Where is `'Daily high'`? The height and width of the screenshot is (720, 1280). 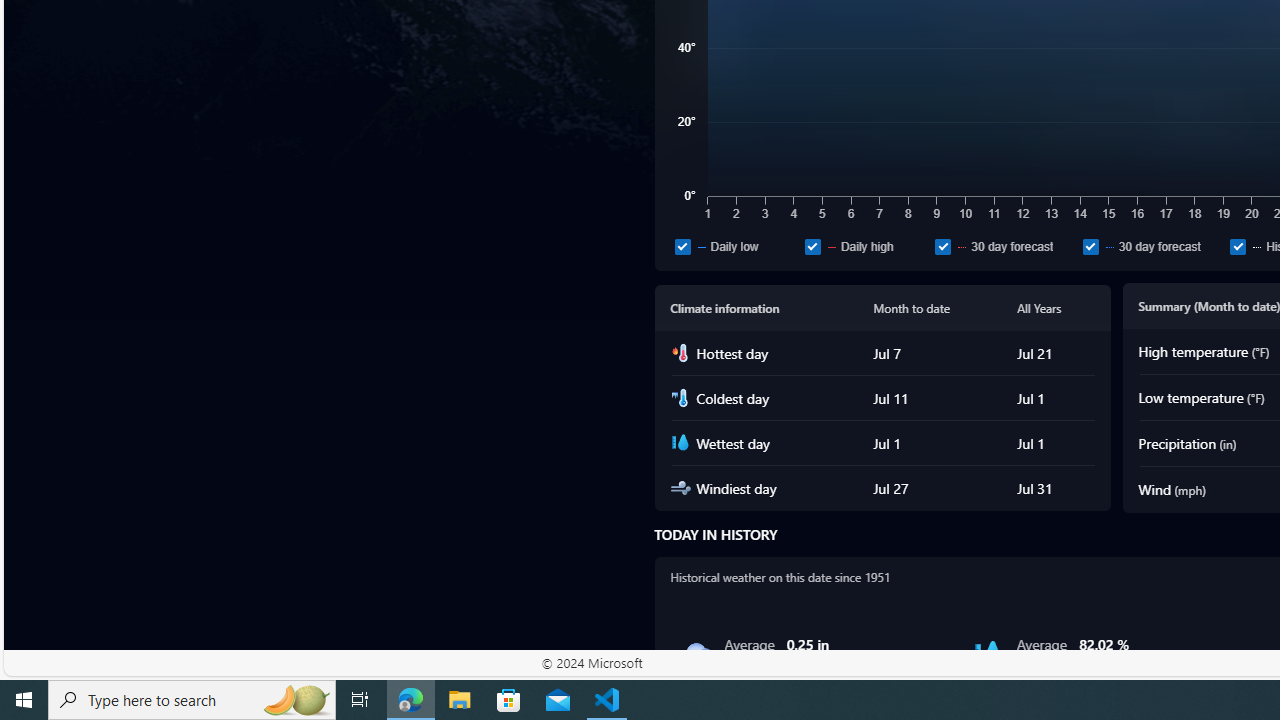
'Daily high' is located at coordinates (865, 245).